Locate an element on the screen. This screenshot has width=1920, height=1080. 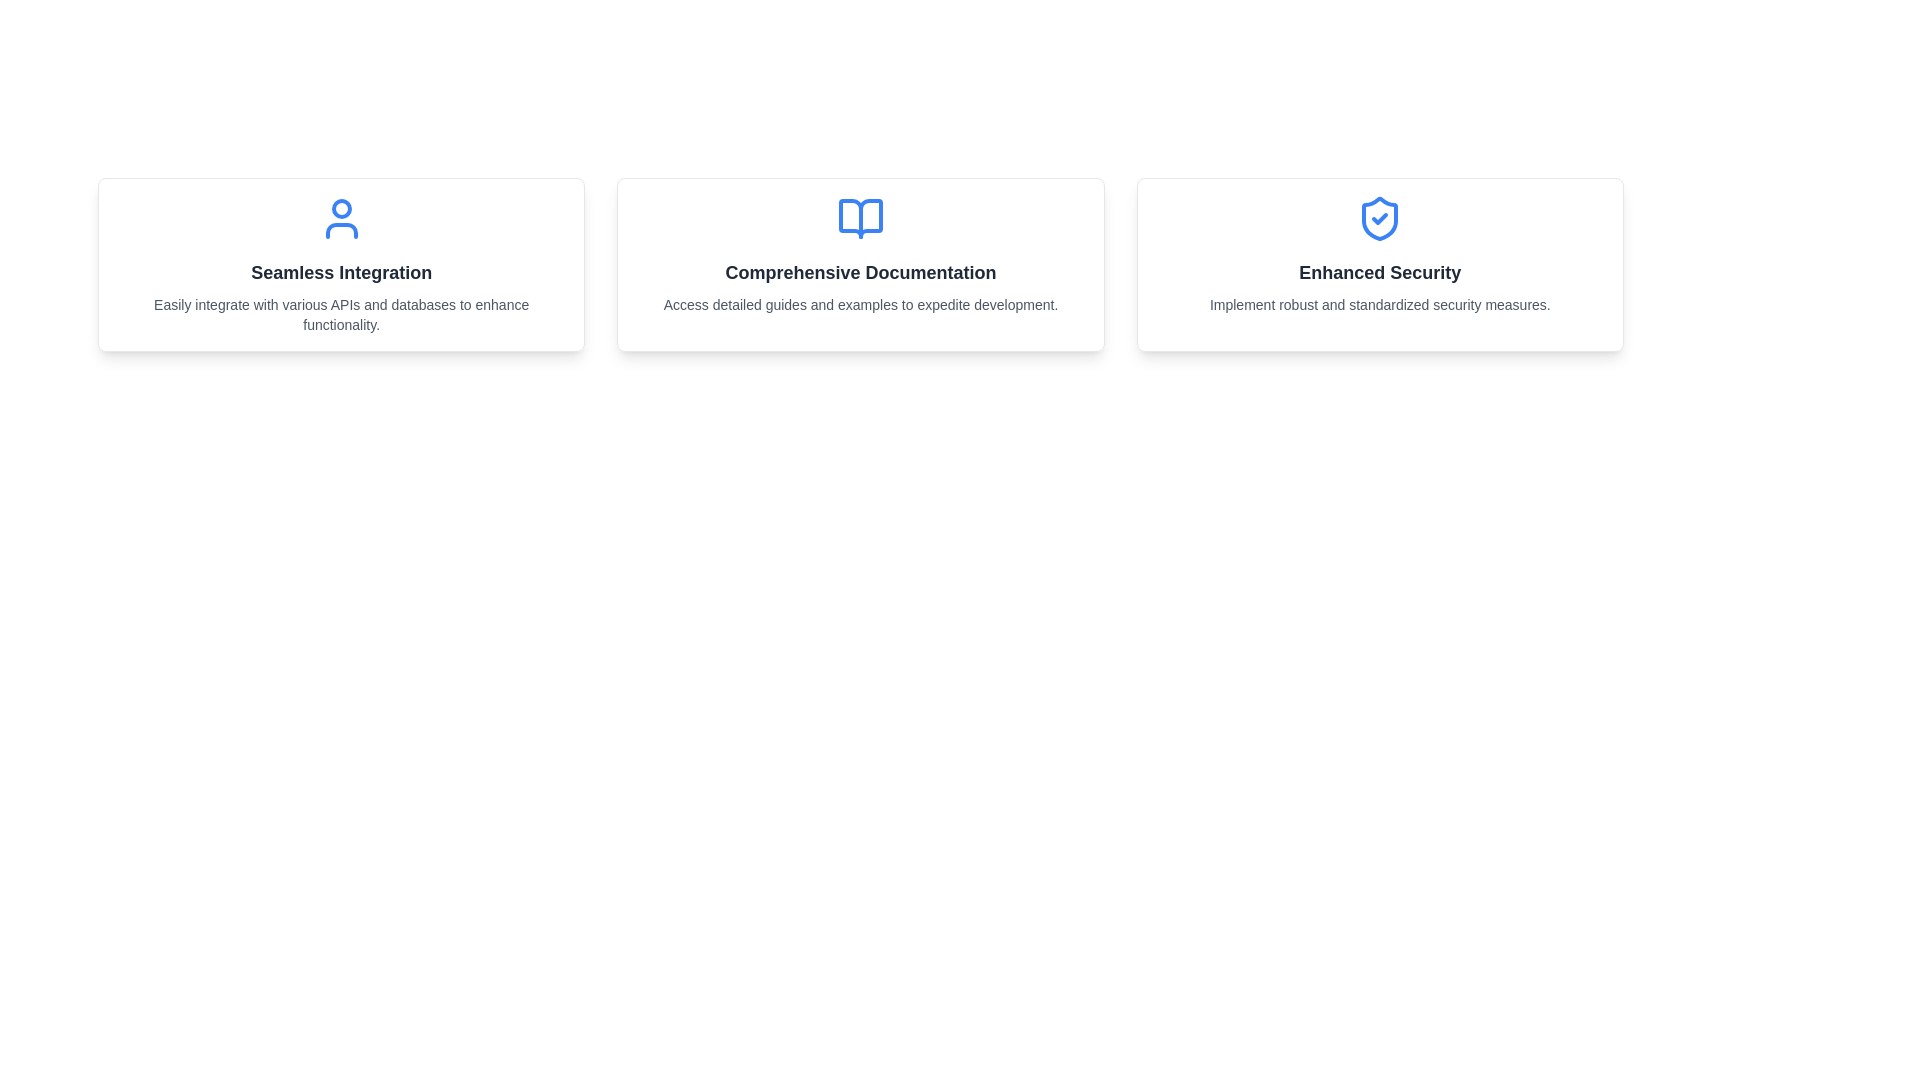
the blue shield icon with a checkmark inside, located in the 'Enhanced Security' card on the rightmost side of the row is located at coordinates (1379, 219).